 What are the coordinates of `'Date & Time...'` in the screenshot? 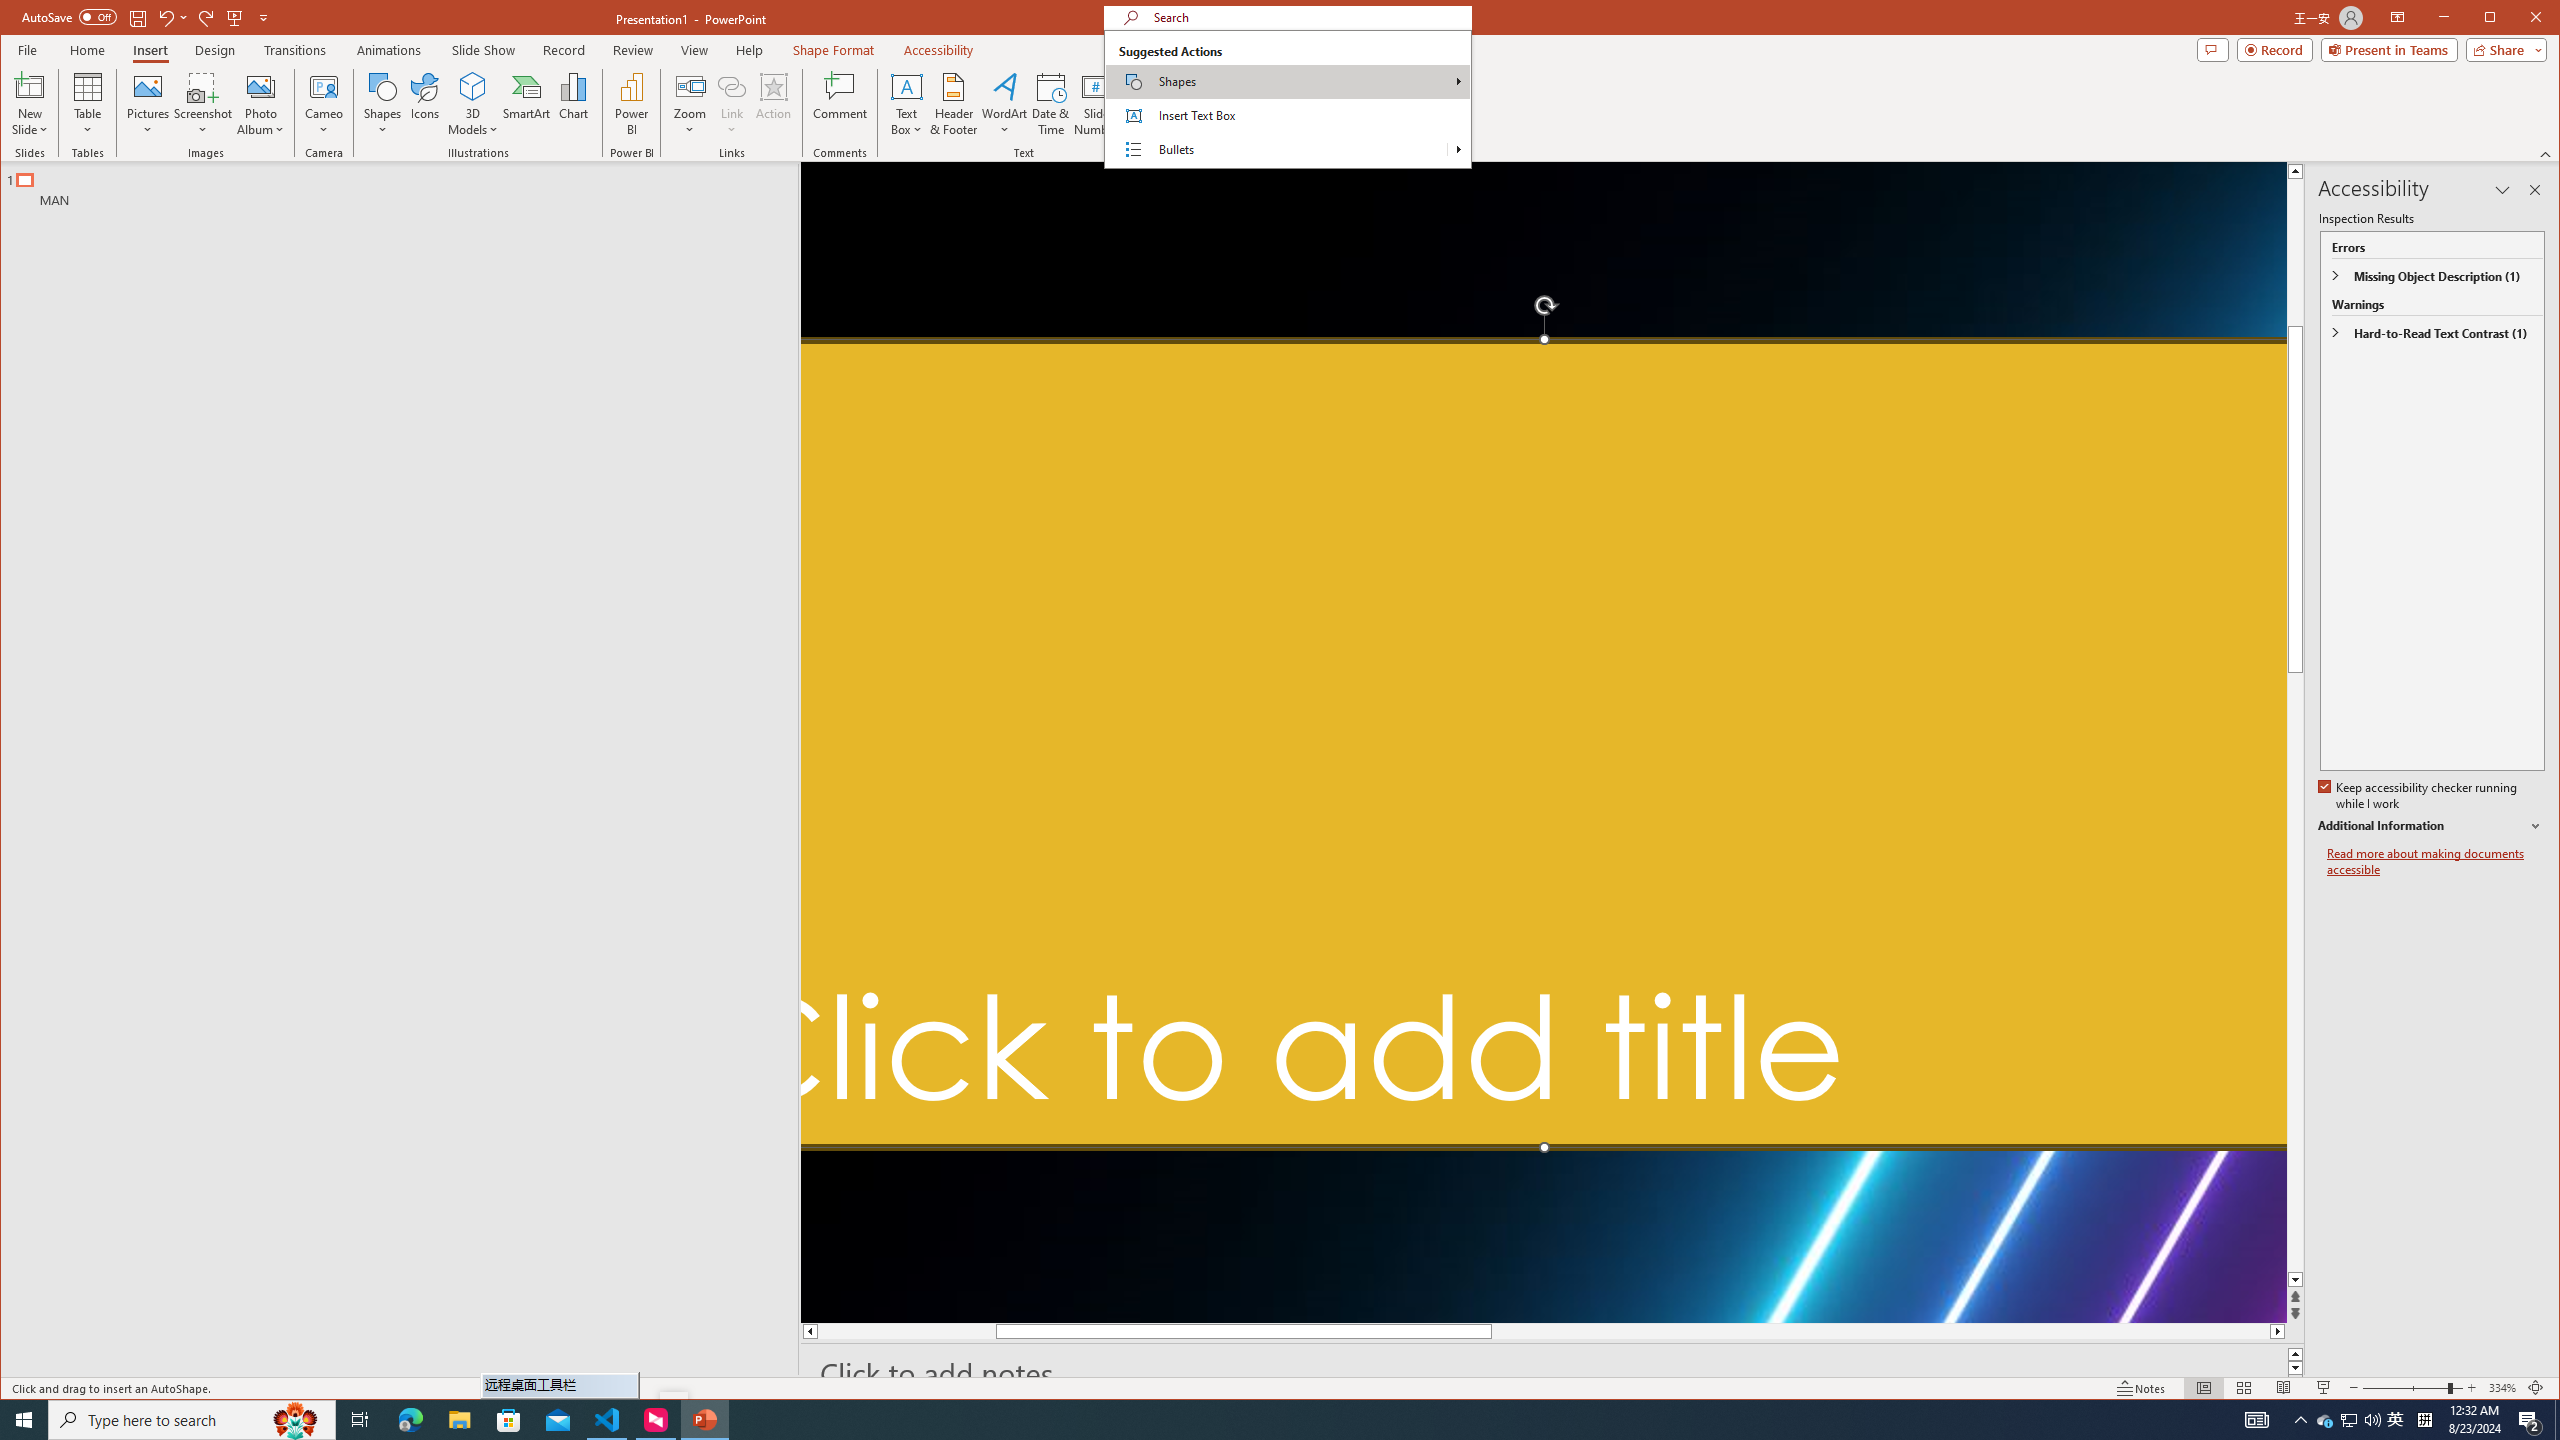 It's located at (1049, 103).